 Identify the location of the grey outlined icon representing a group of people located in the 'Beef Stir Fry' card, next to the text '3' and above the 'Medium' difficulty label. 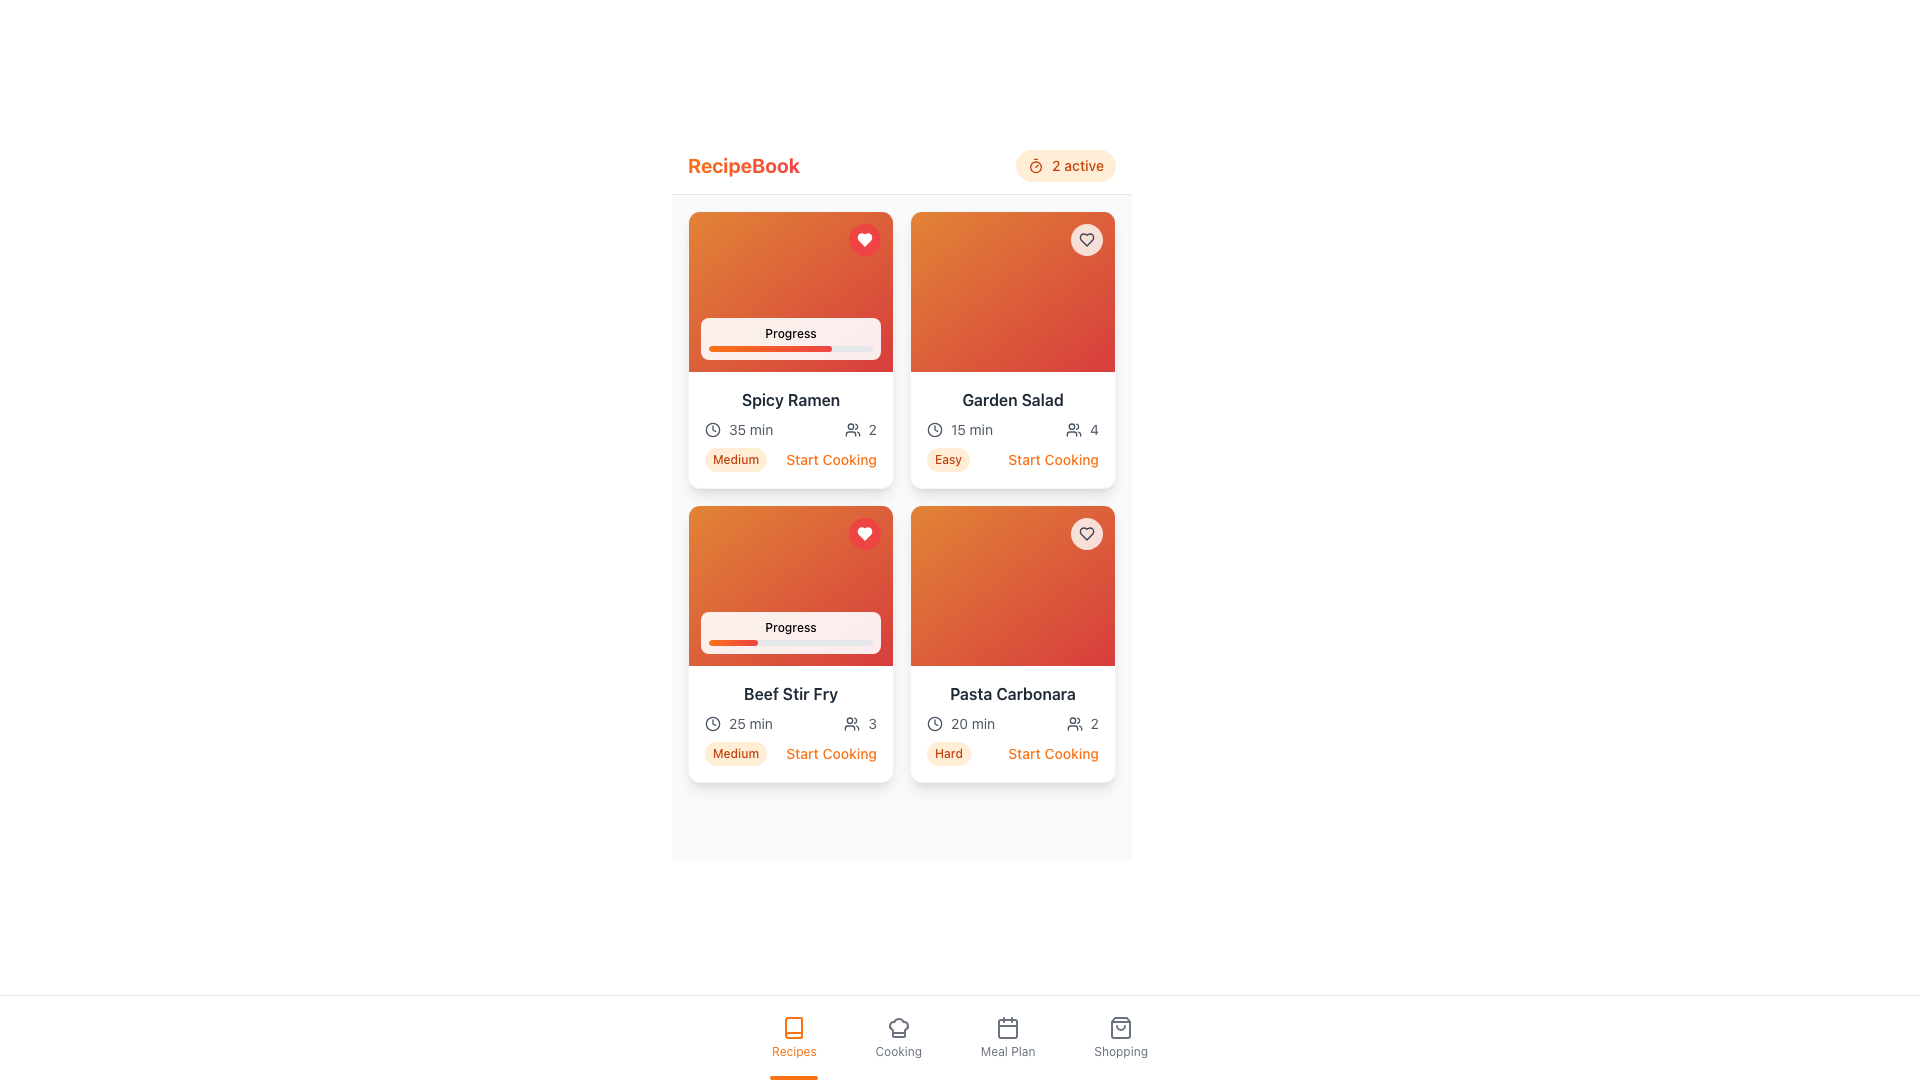
(852, 724).